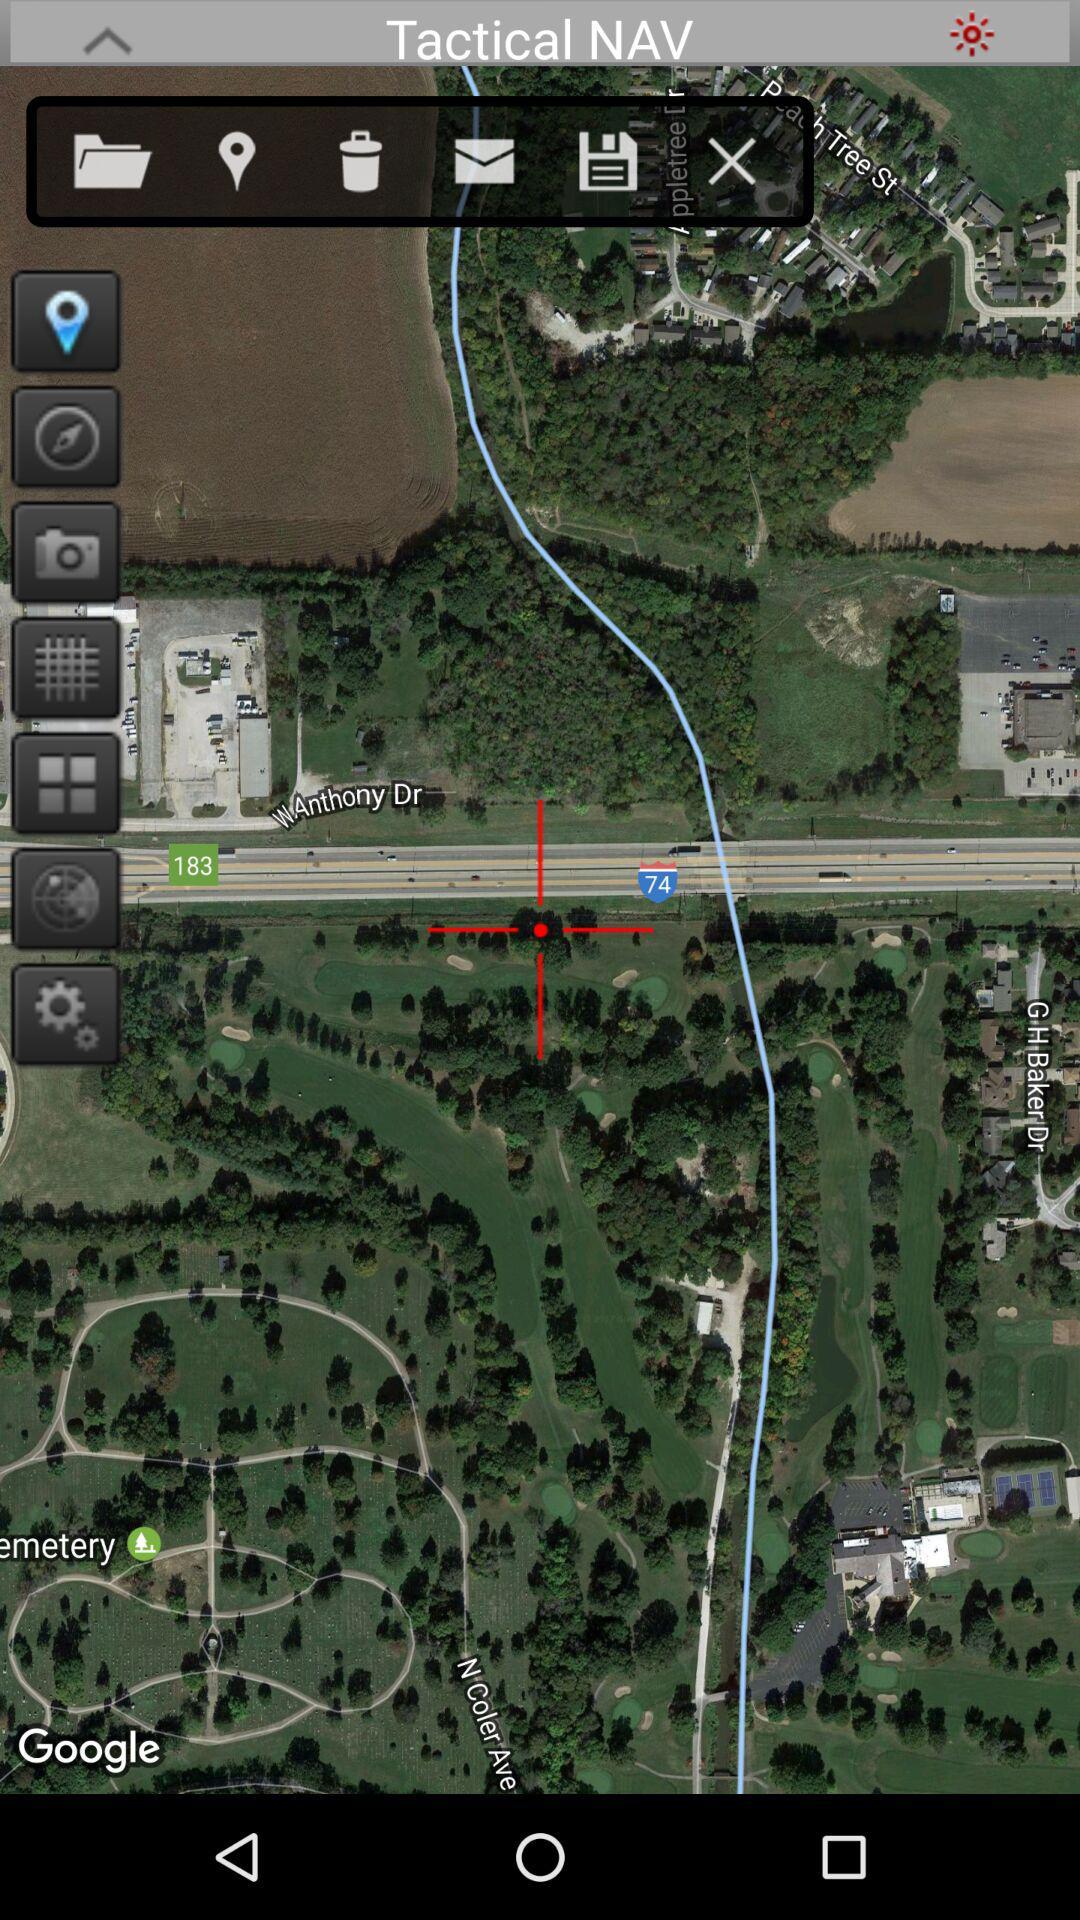 The height and width of the screenshot is (1920, 1080). I want to click on the location icon, so click(58, 343).